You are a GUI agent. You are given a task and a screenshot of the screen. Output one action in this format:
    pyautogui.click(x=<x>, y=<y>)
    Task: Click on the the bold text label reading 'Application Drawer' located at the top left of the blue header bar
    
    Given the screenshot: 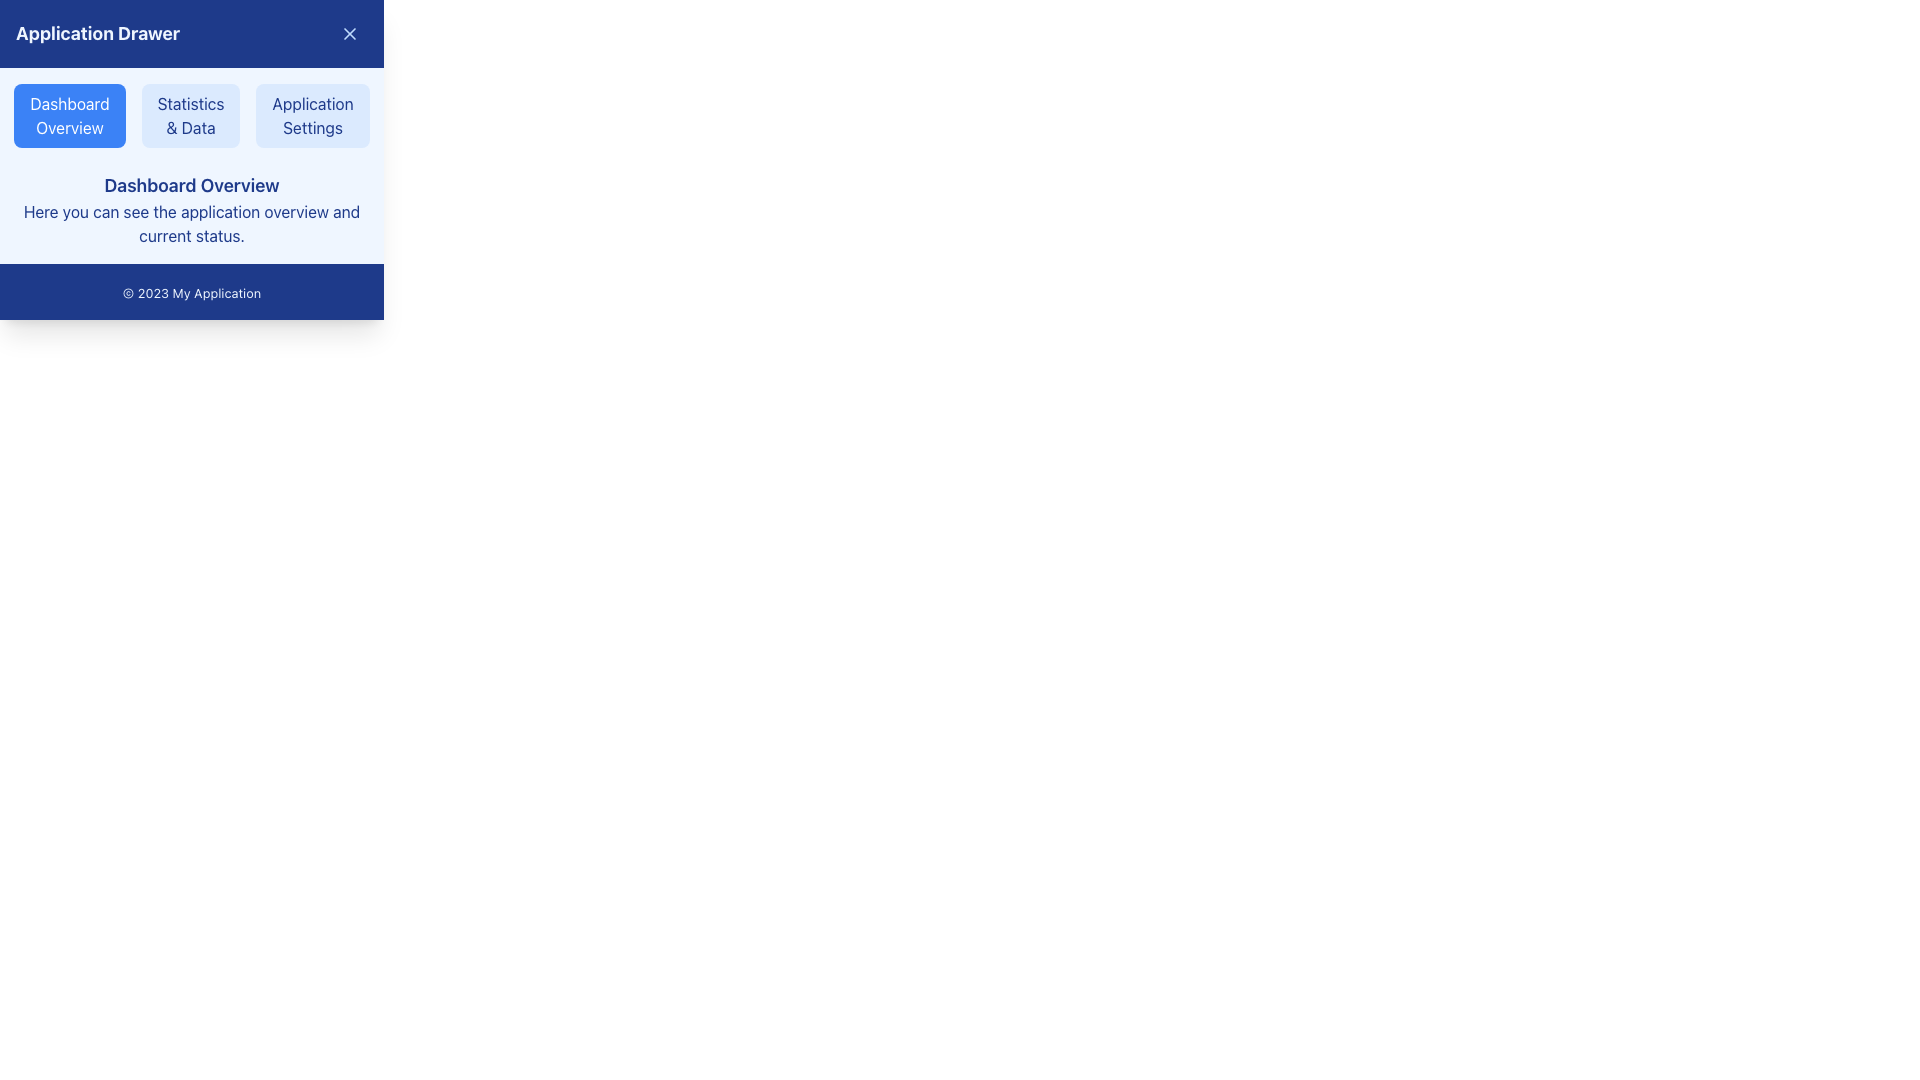 What is the action you would take?
    pyautogui.click(x=97, y=34)
    